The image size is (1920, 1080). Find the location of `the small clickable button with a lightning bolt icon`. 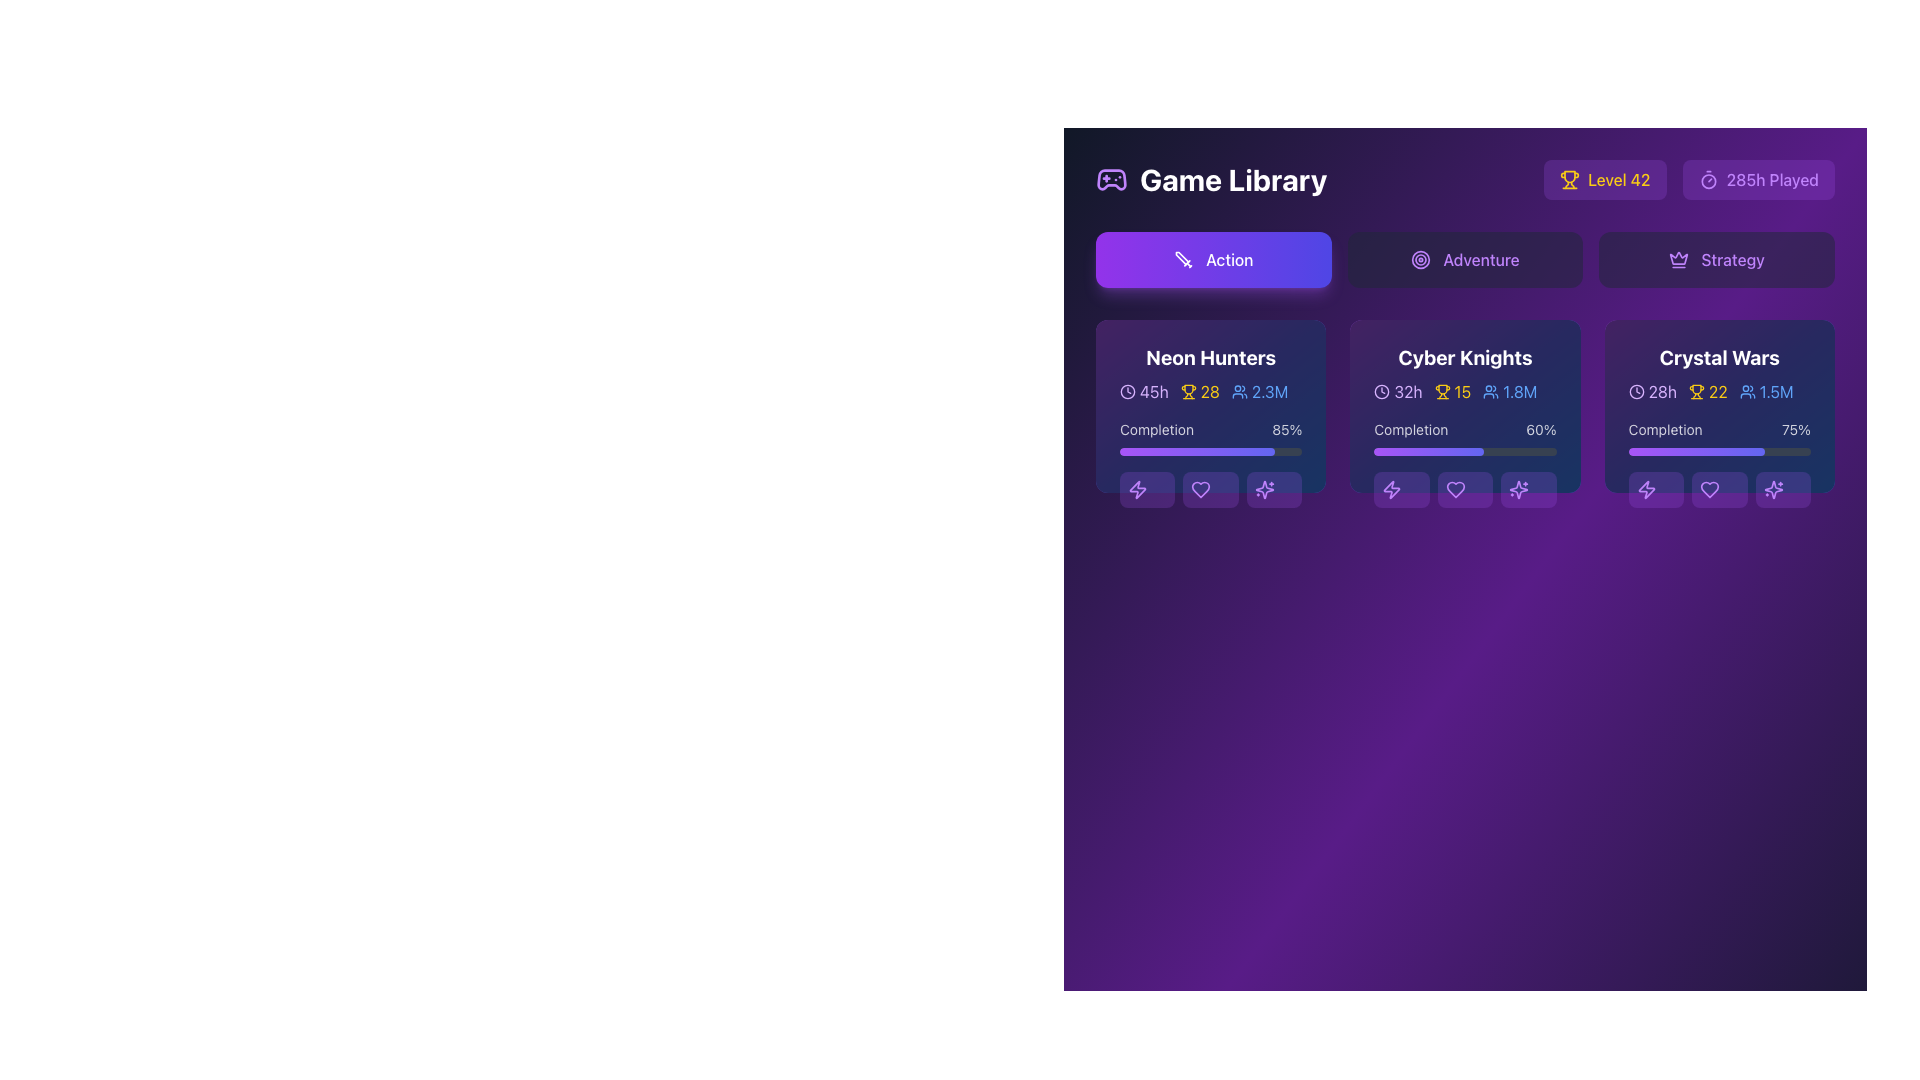

the small clickable button with a lightning bolt icon is located at coordinates (1400, 489).